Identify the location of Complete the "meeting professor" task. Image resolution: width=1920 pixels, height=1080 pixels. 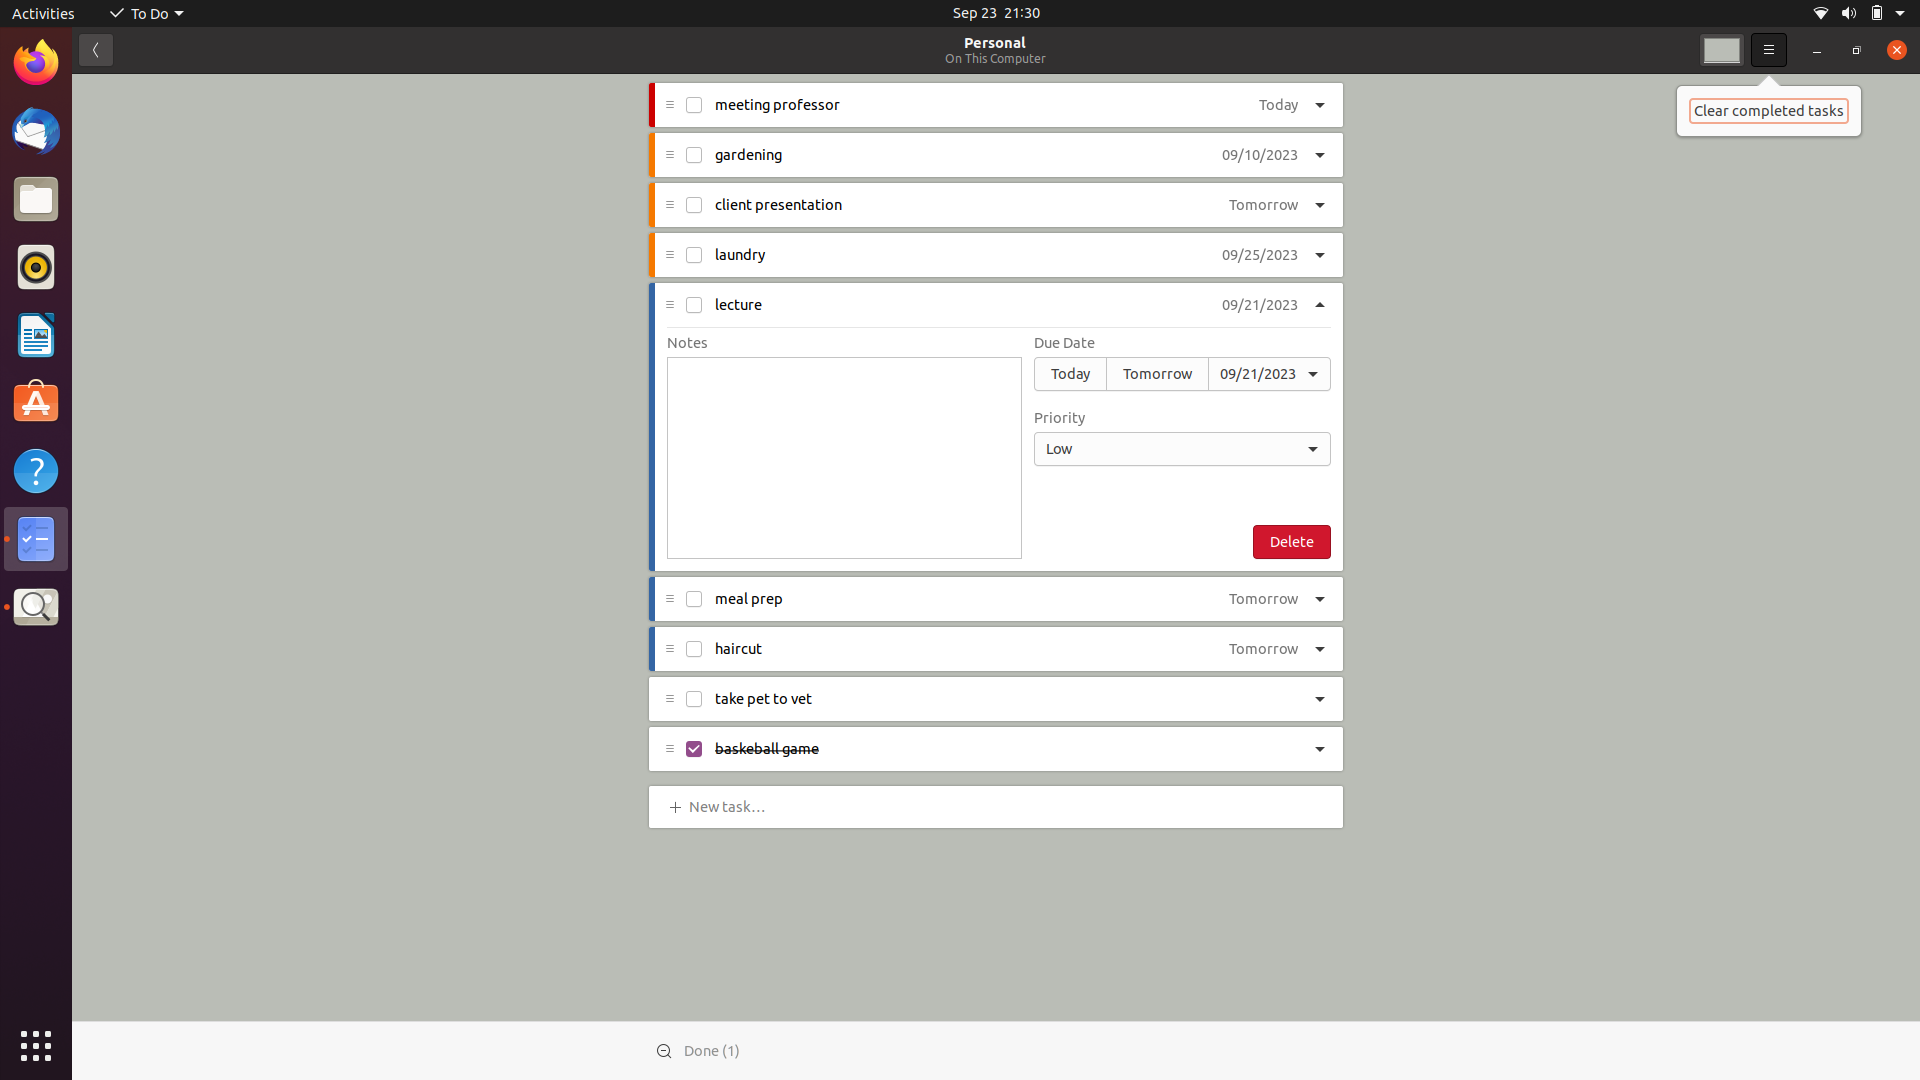
(695, 107).